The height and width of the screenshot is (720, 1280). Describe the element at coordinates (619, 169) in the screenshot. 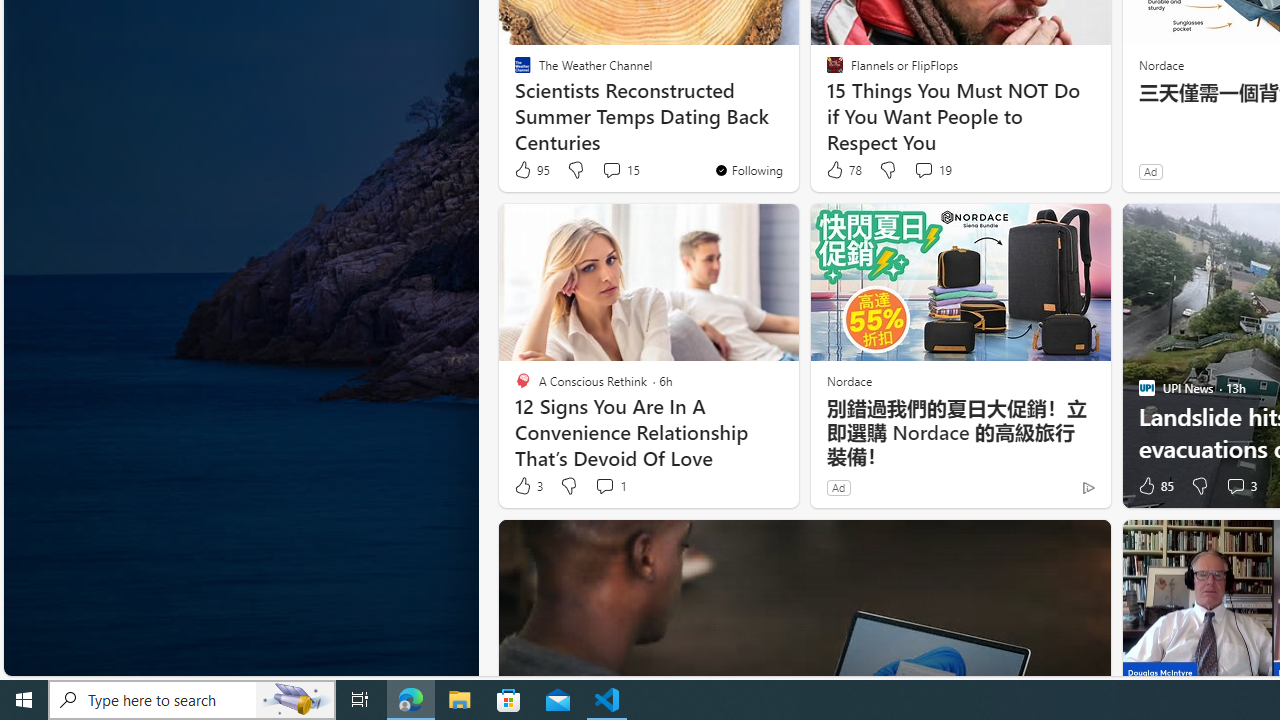

I see `'View comments 15 Comment'` at that location.